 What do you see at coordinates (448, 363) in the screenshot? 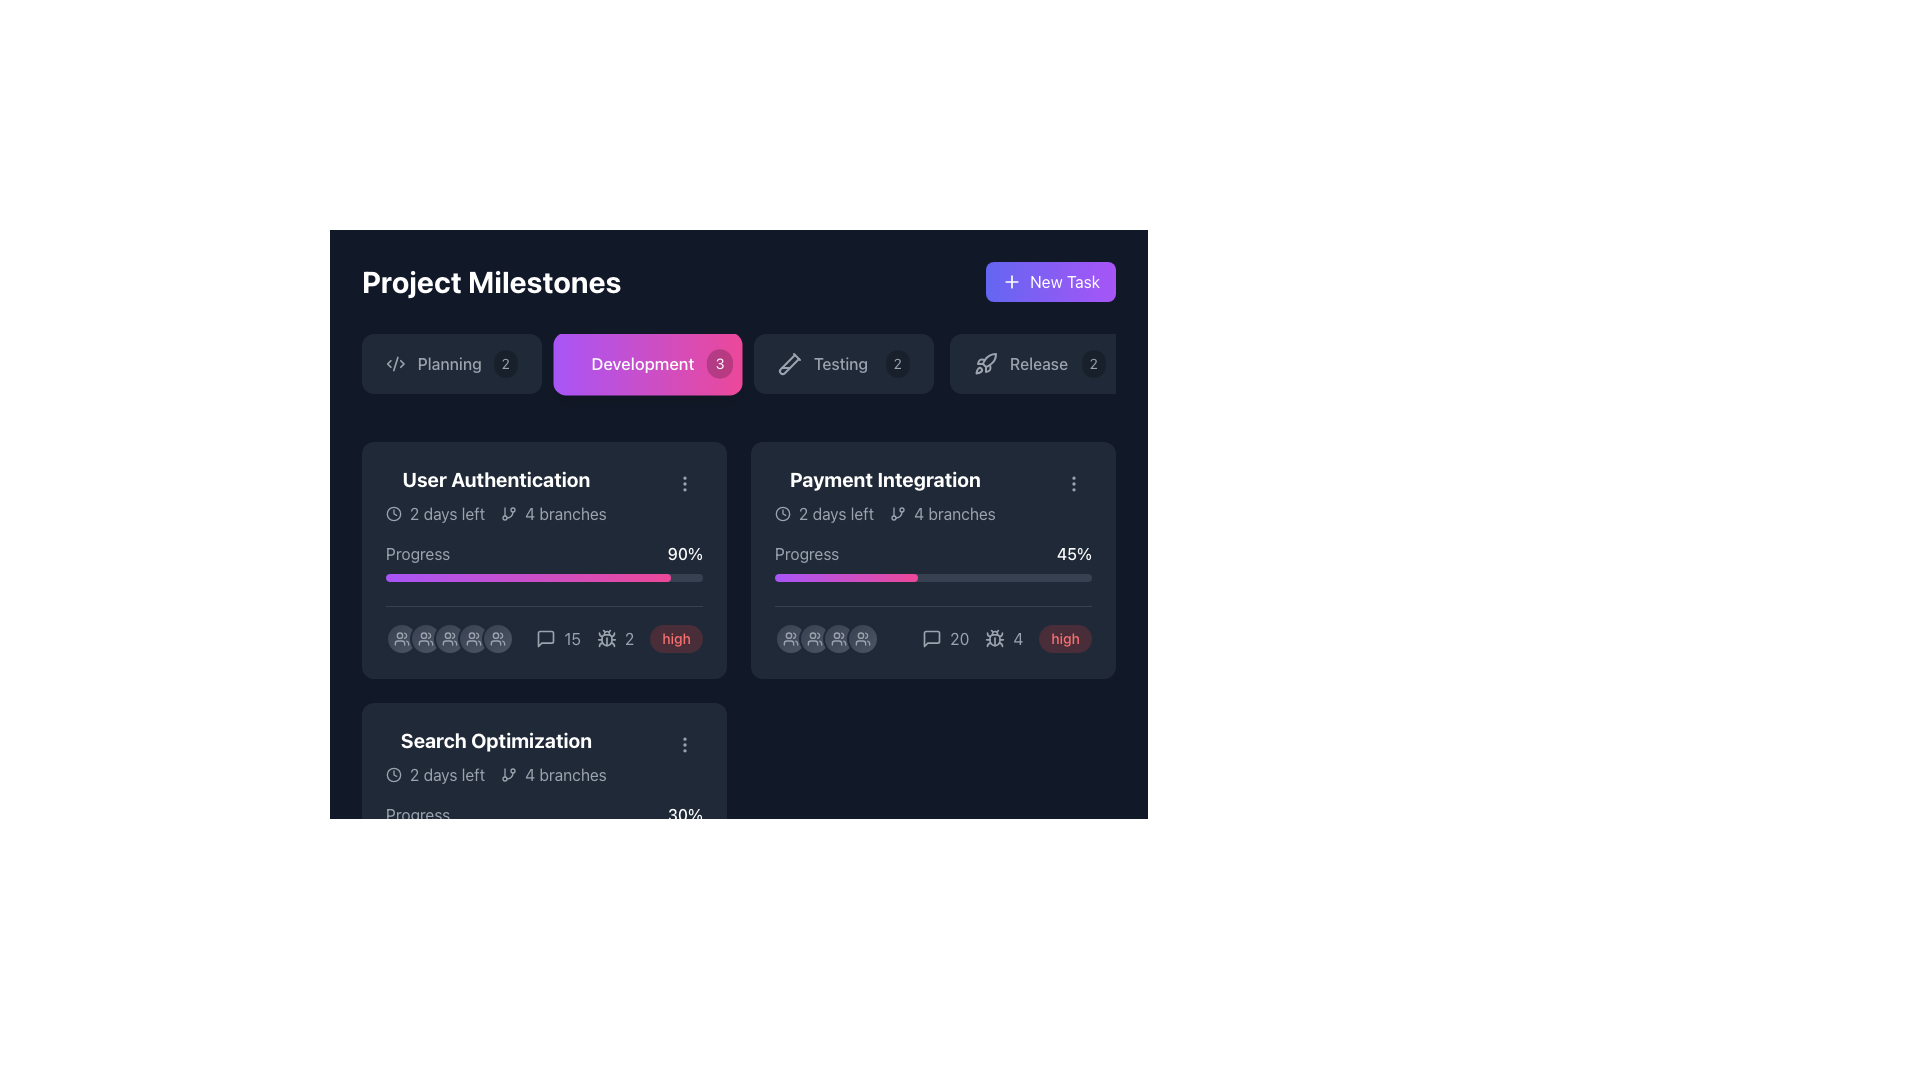
I see `the text label indicating the name or label of a task category, located to the right of an XML icon and to the left of a badge with the number '2'` at bounding box center [448, 363].